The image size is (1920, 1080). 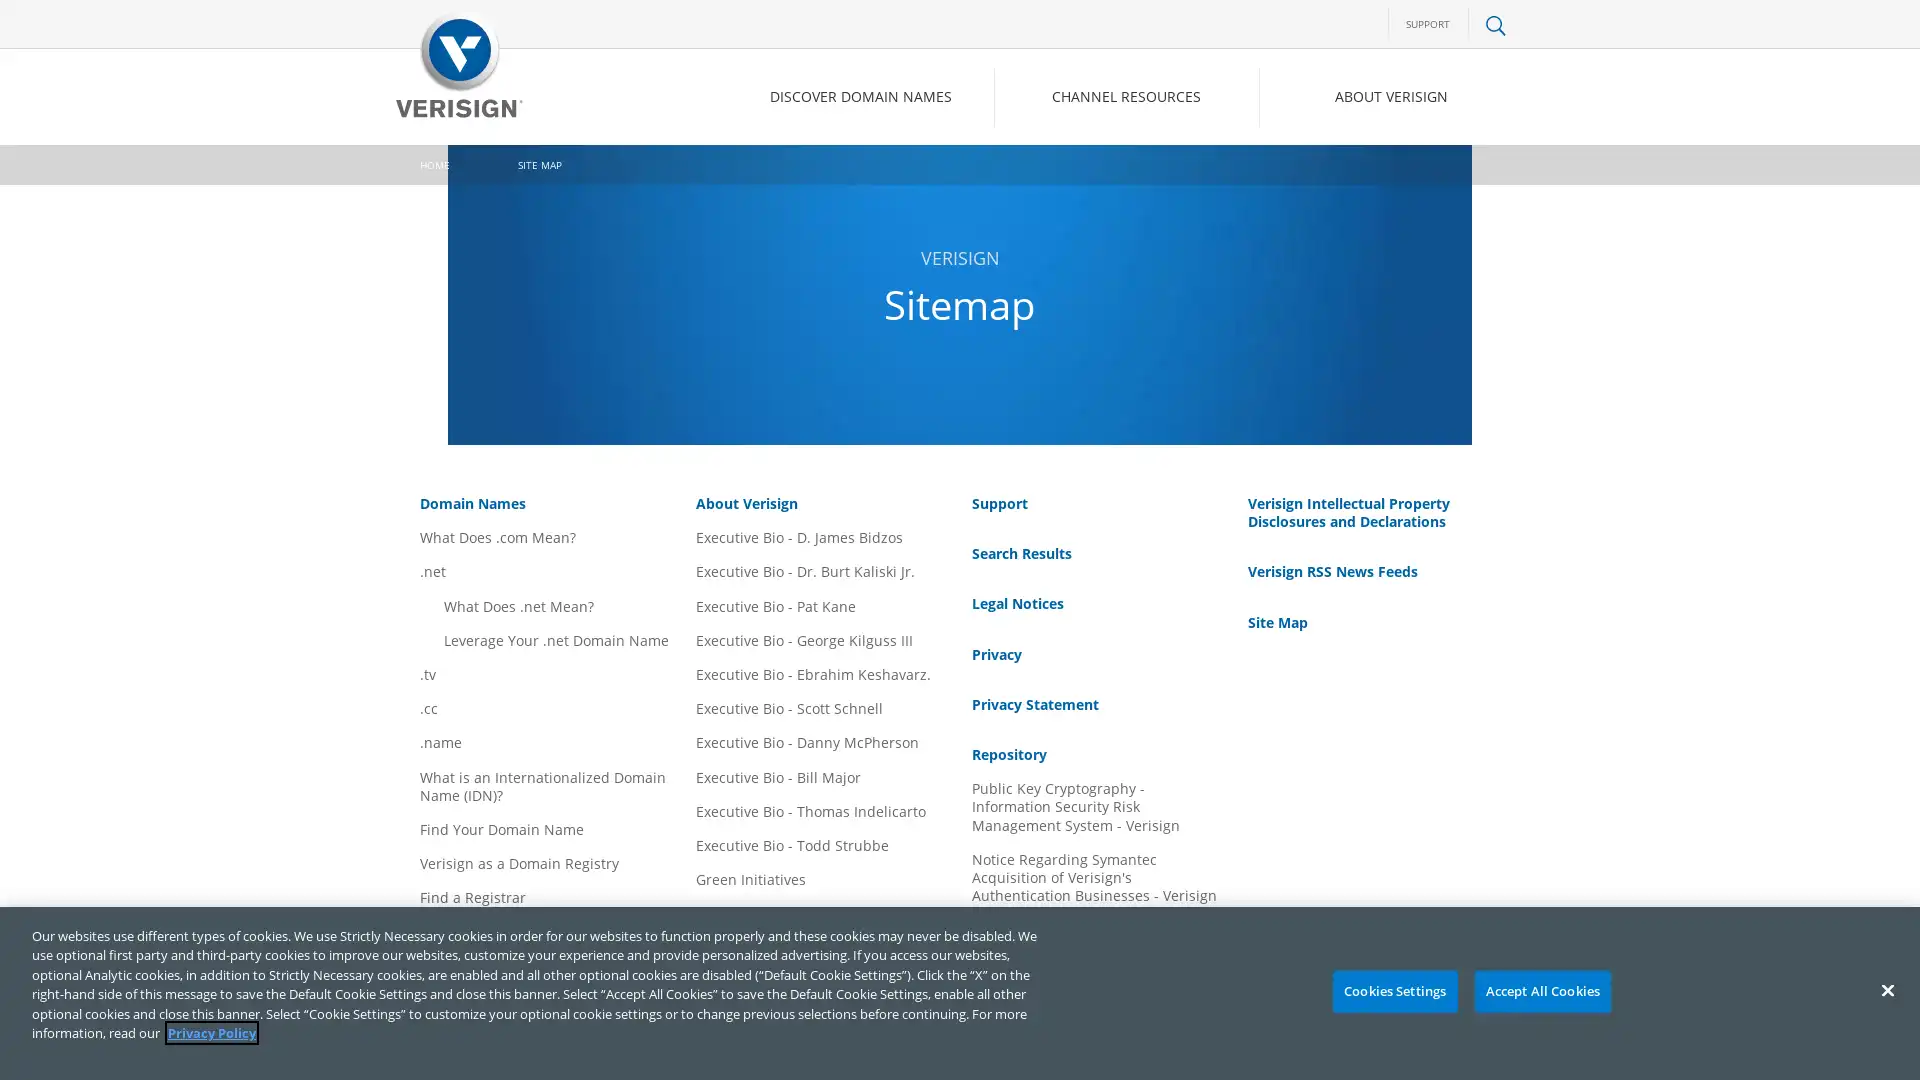 I want to click on Cookies Settings, so click(x=1393, y=991).